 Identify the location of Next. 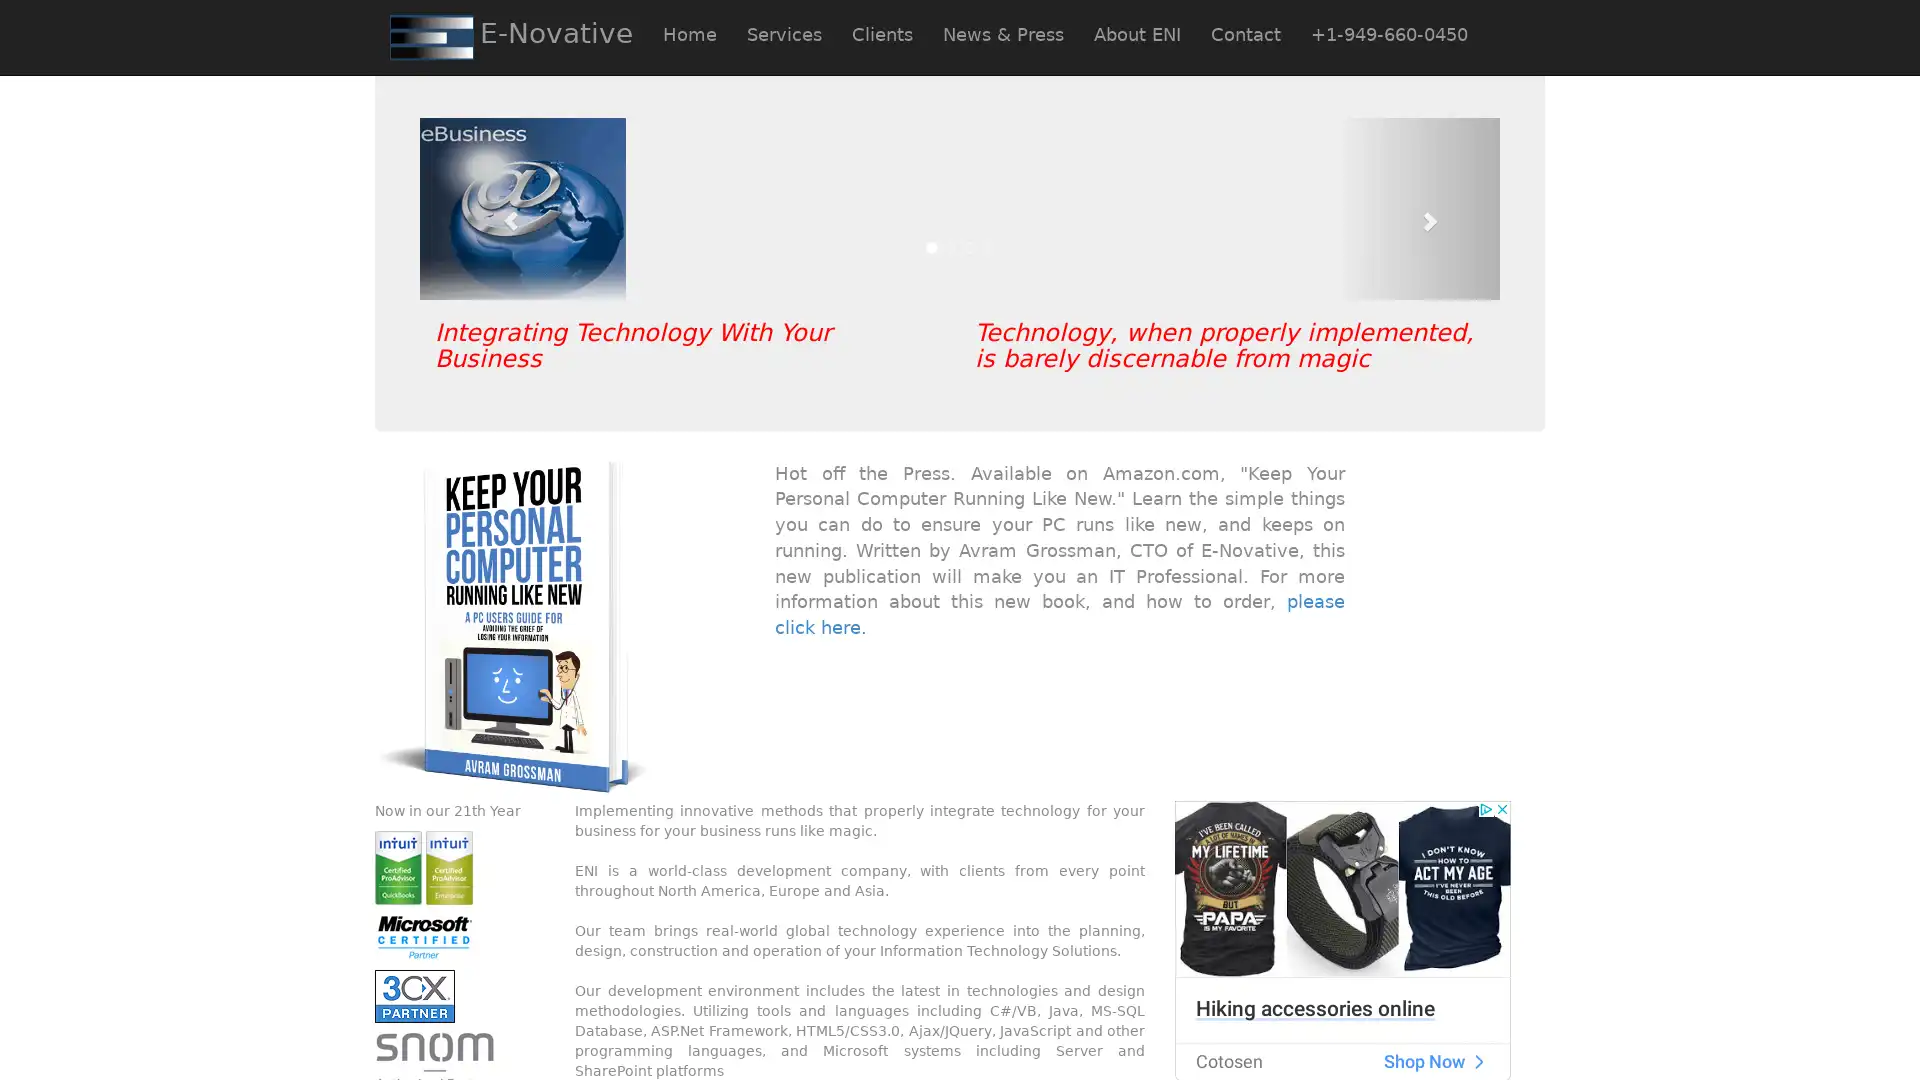
(1418, 208).